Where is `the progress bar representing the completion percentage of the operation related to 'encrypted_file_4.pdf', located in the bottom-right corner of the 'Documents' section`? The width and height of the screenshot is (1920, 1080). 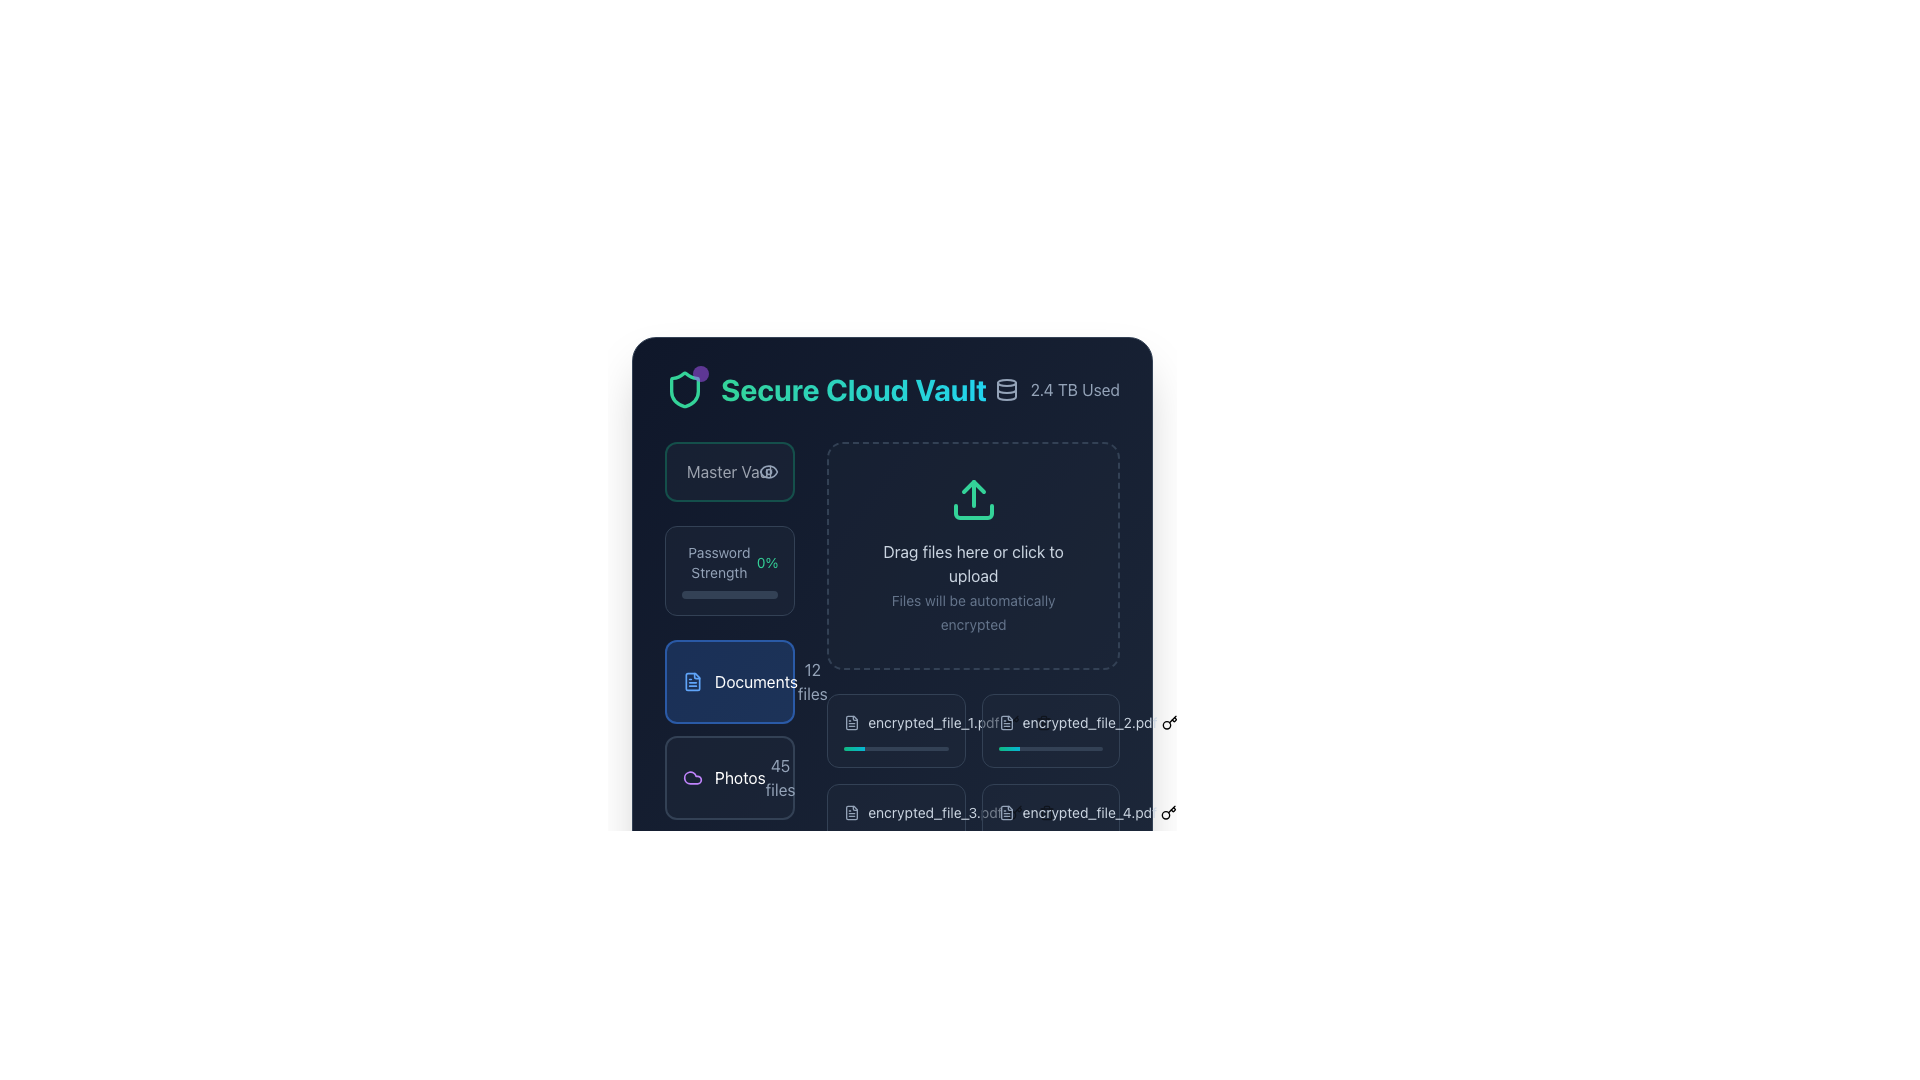
the progress bar representing the completion percentage of the operation related to 'encrypted_file_4.pdf', located in the bottom-right corner of the 'Documents' section is located at coordinates (1049, 839).